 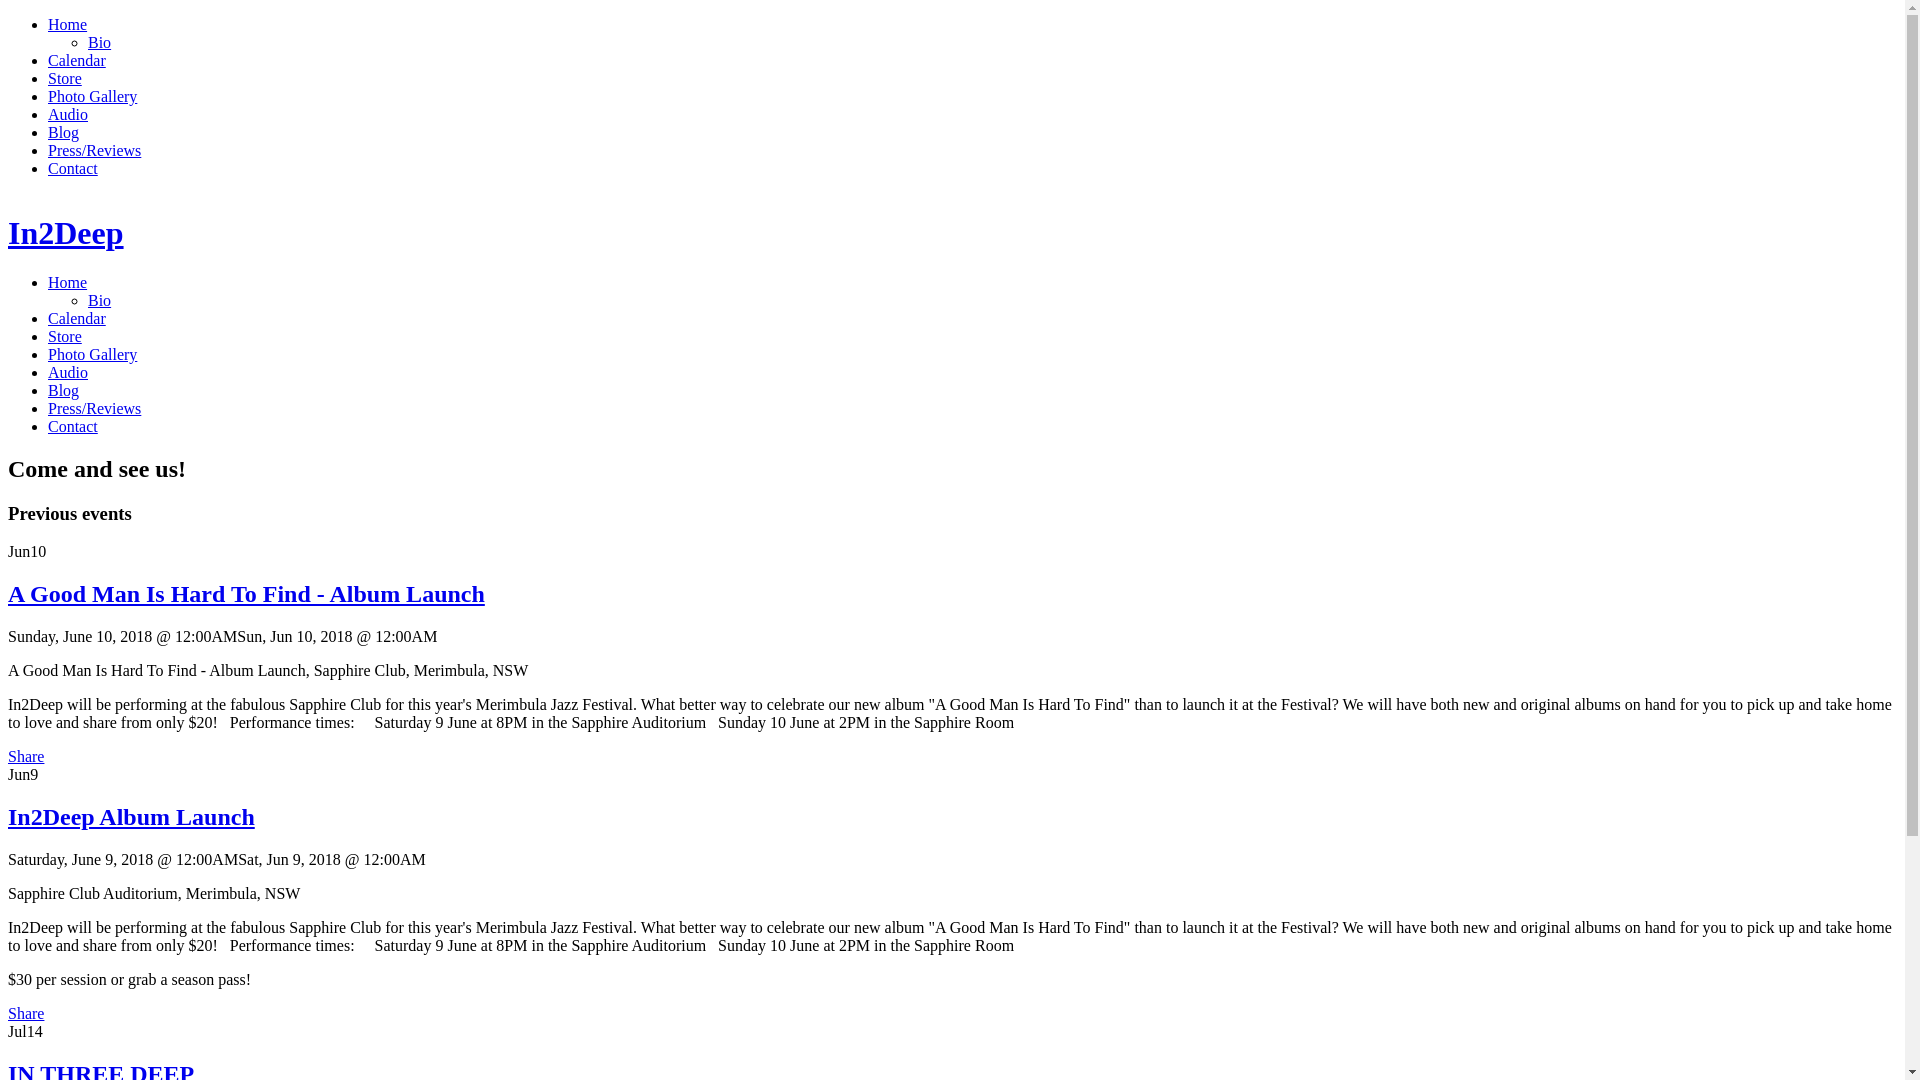 I want to click on 'Press/Reviews', so click(x=93, y=407).